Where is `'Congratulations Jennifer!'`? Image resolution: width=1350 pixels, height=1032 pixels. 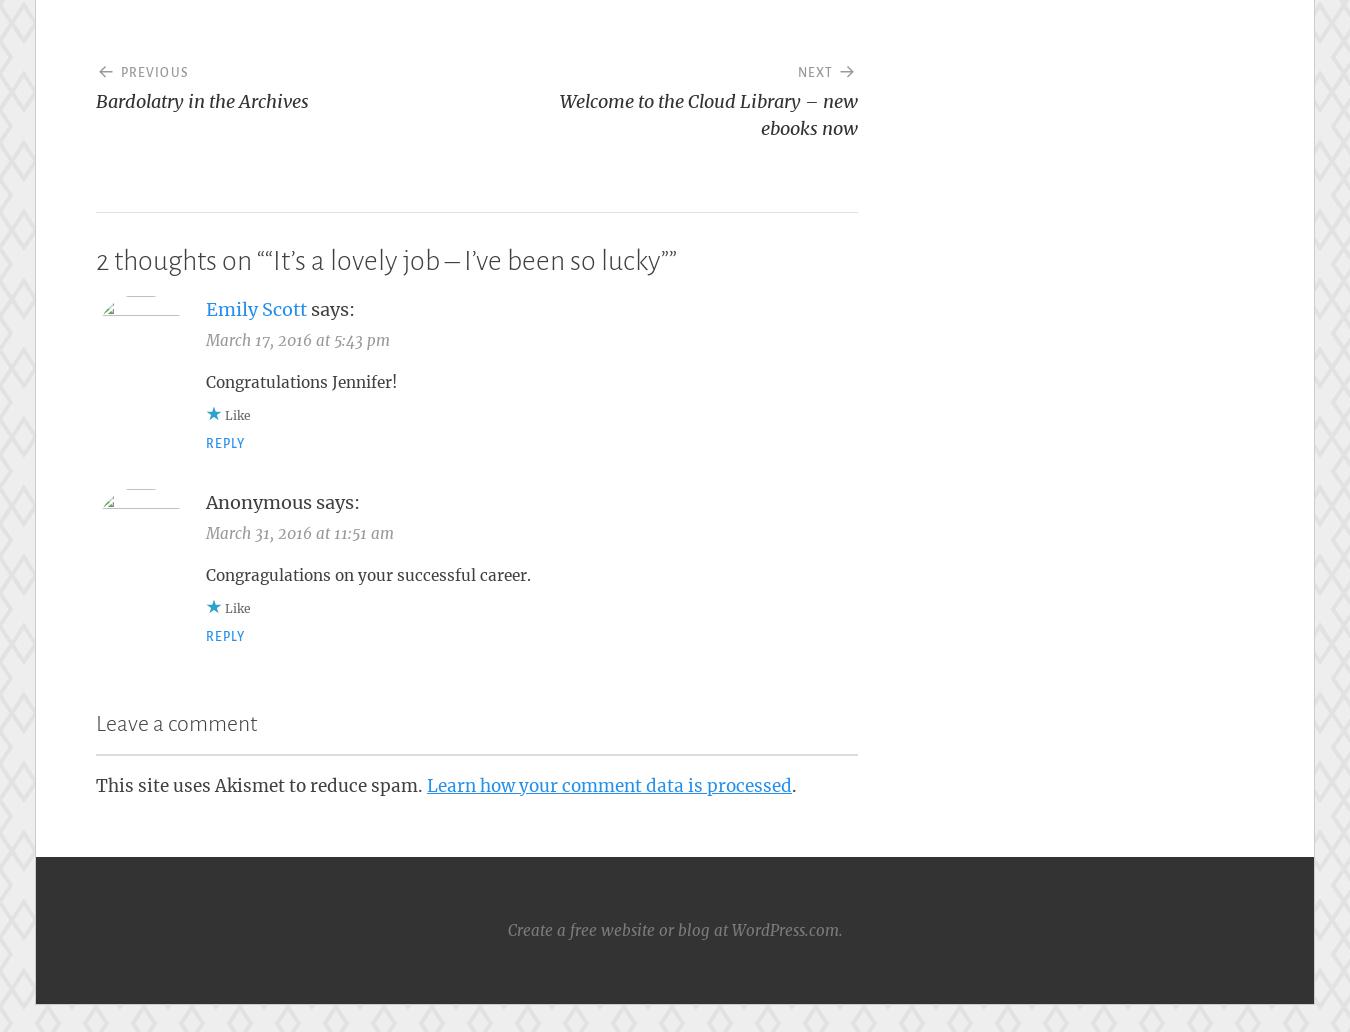 'Congratulations Jennifer!' is located at coordinates (300, 381).